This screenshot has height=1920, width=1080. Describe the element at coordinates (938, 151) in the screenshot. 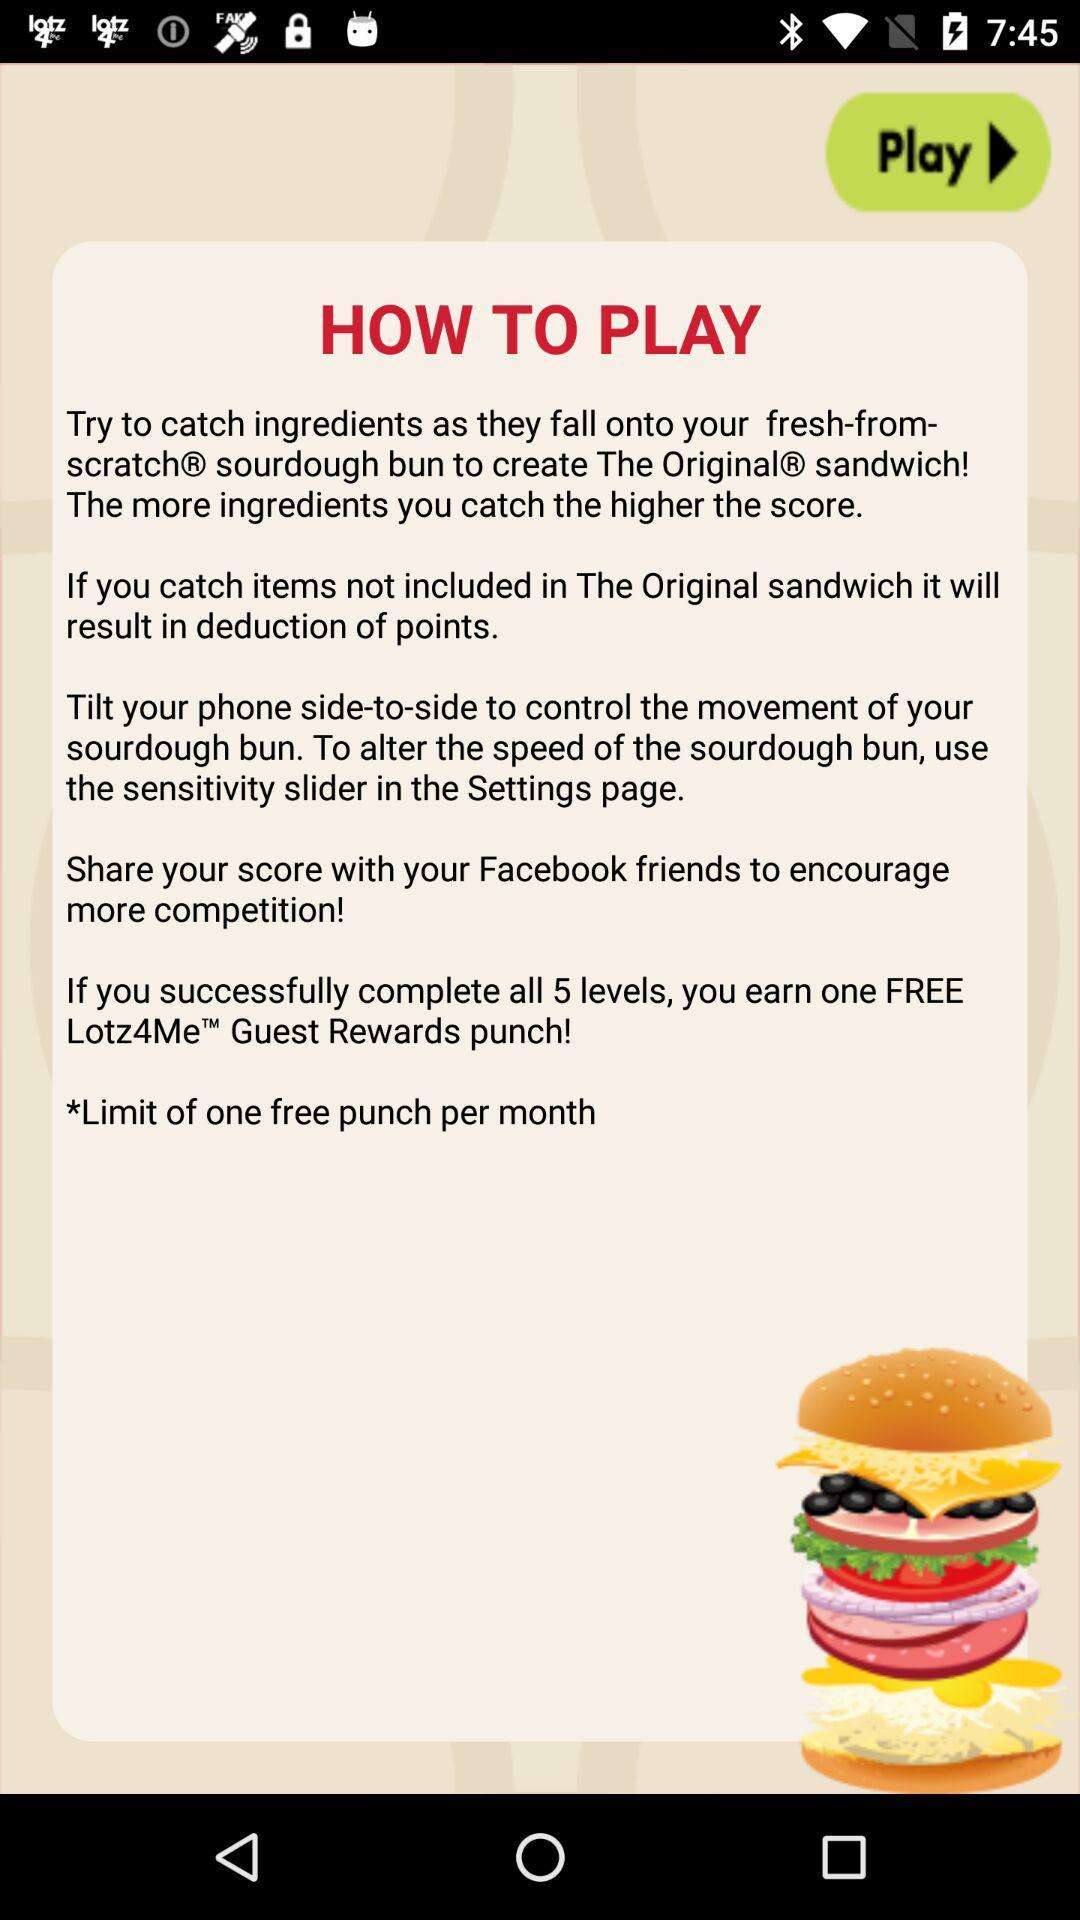

I see `icon above the try to catch icon` at that location.